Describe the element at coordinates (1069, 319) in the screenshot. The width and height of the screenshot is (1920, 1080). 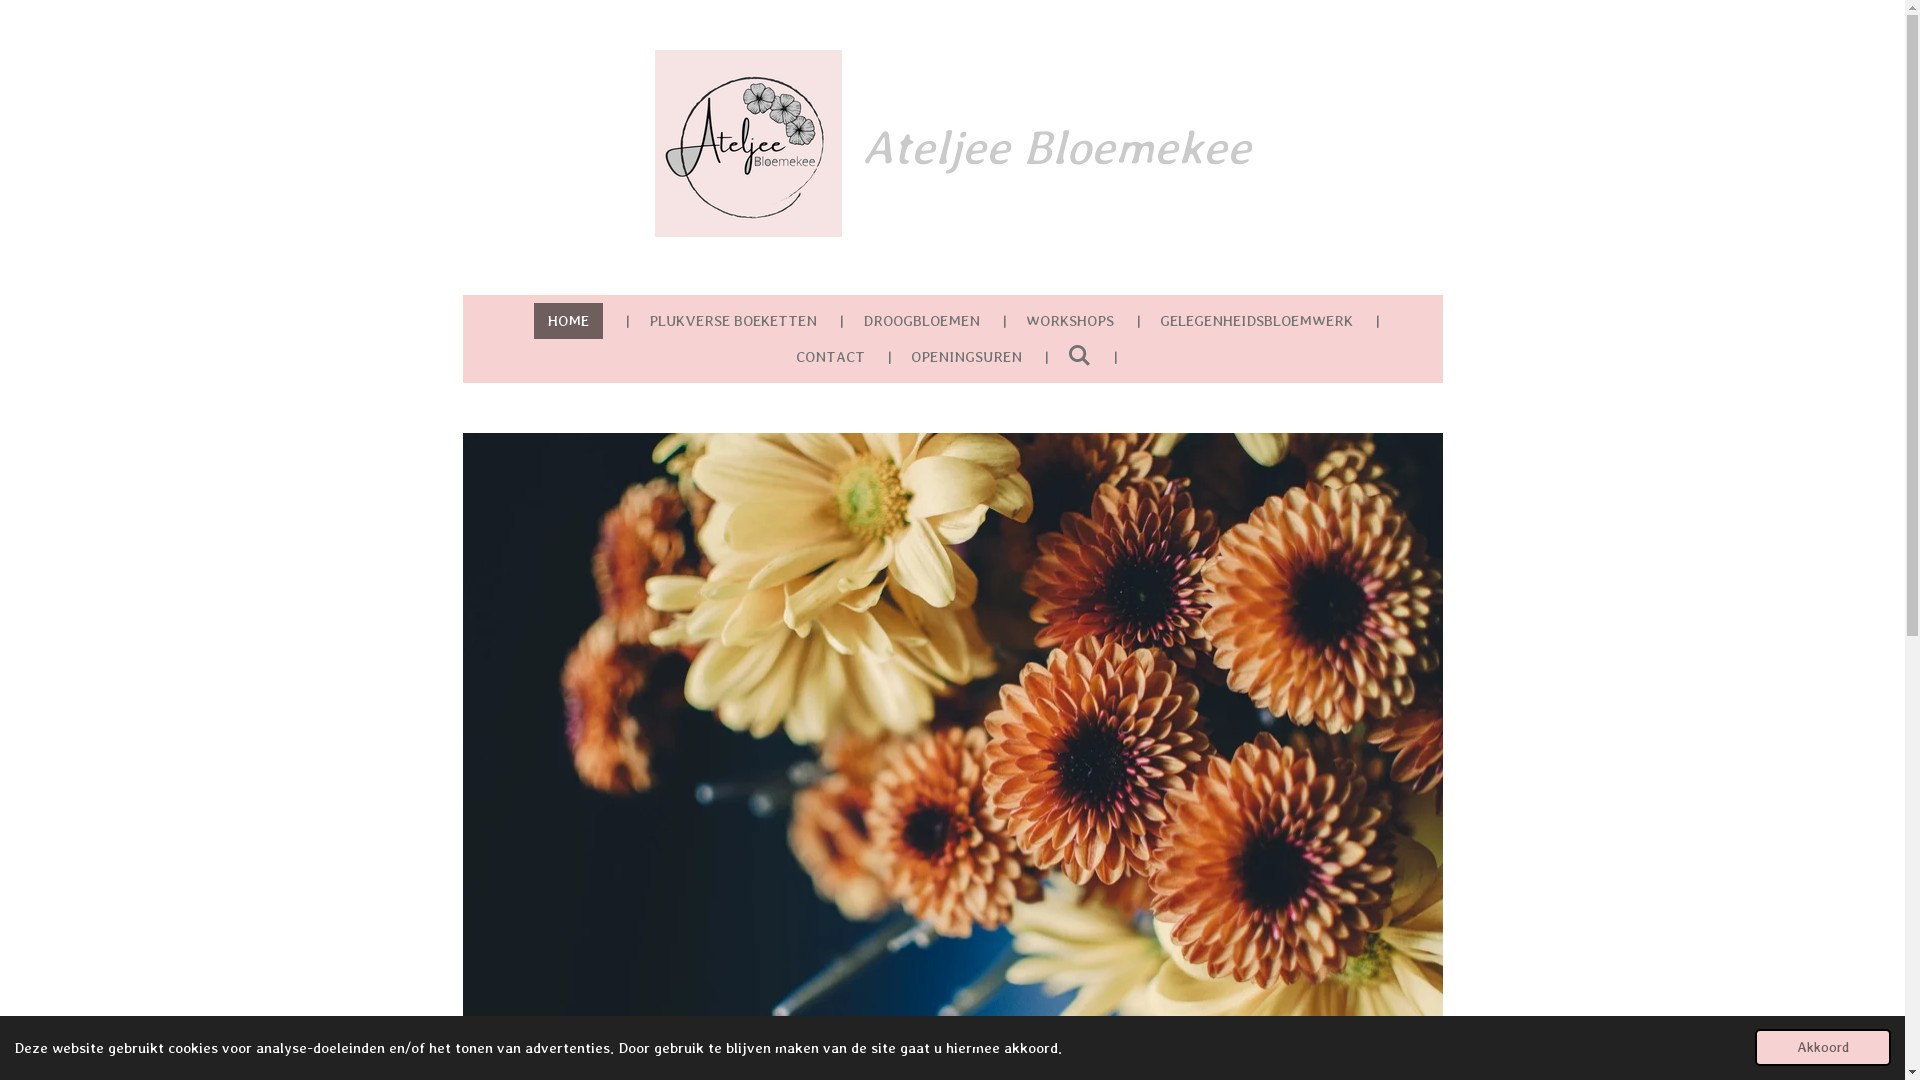
I see `'WORKSHOPS'` at that location.